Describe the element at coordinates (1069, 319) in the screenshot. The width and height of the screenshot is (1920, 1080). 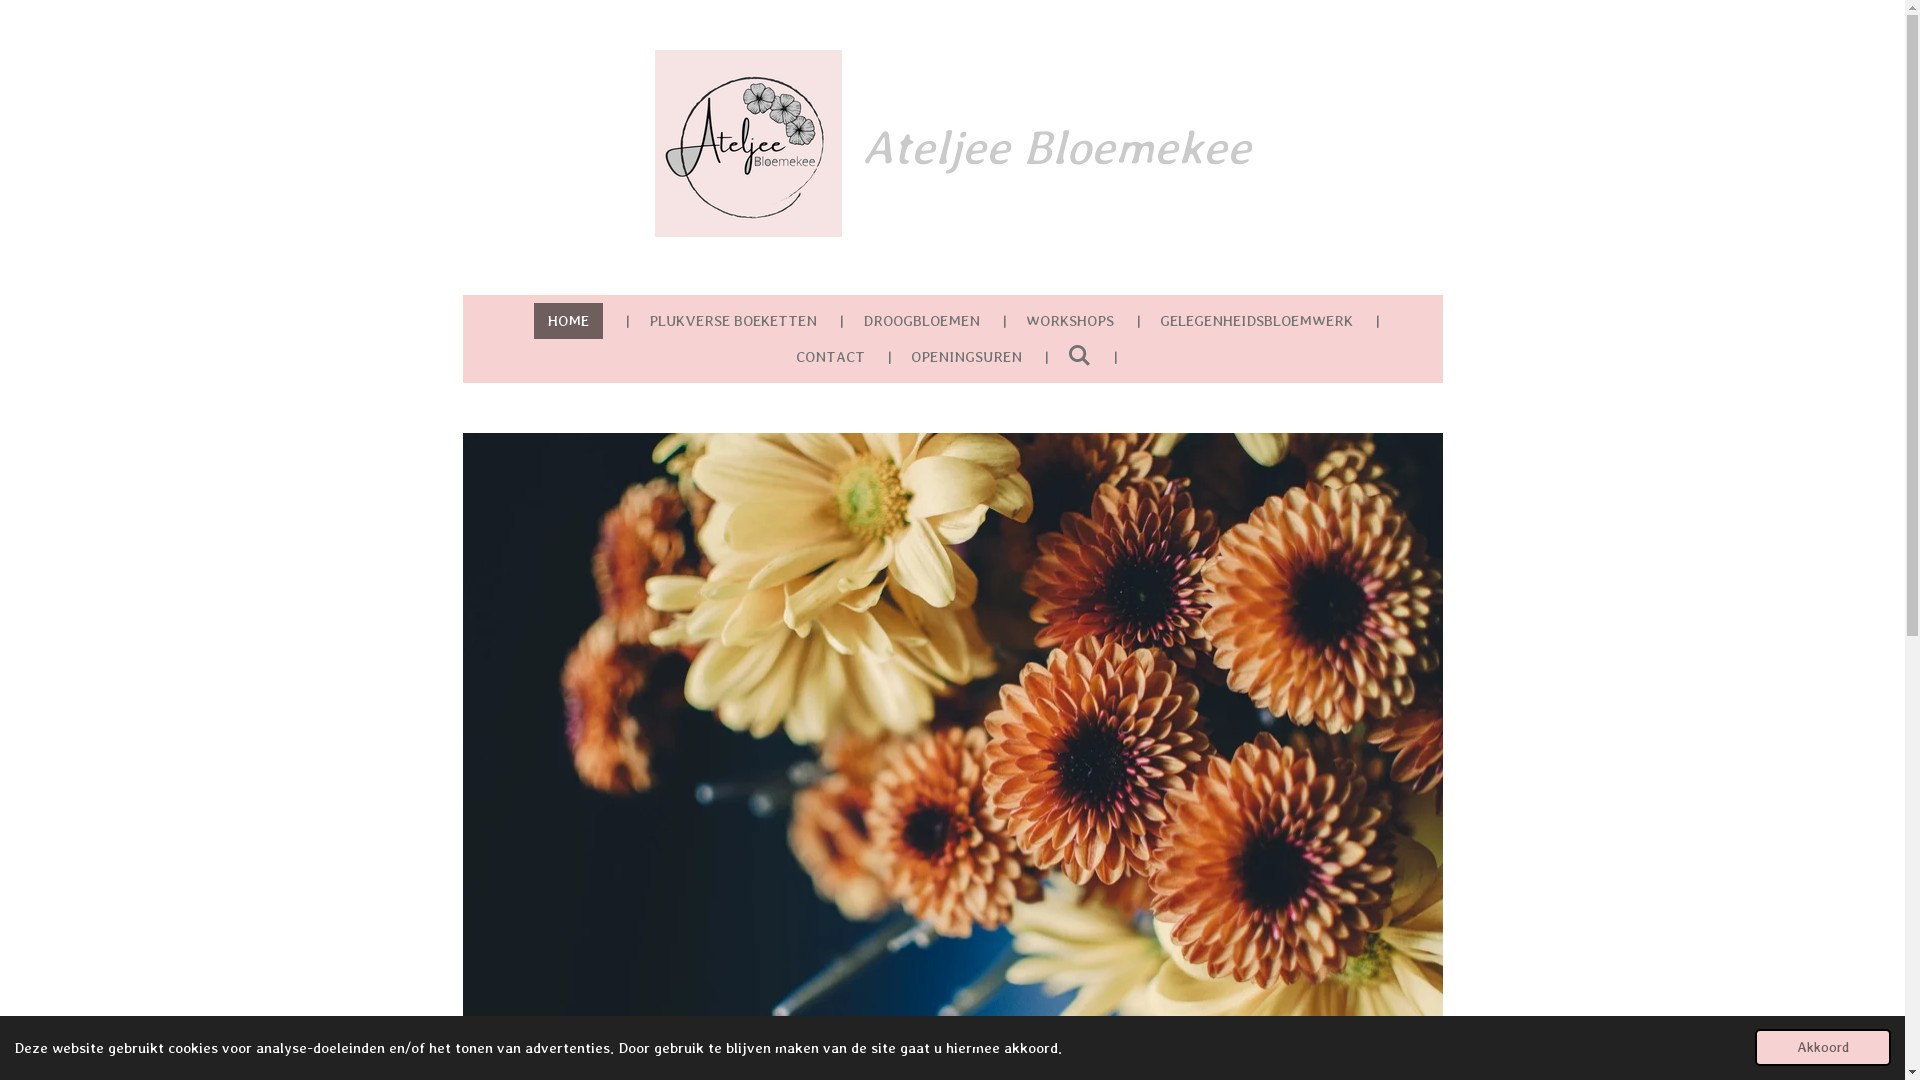
I see `'WORKSHOPS'` at that location.